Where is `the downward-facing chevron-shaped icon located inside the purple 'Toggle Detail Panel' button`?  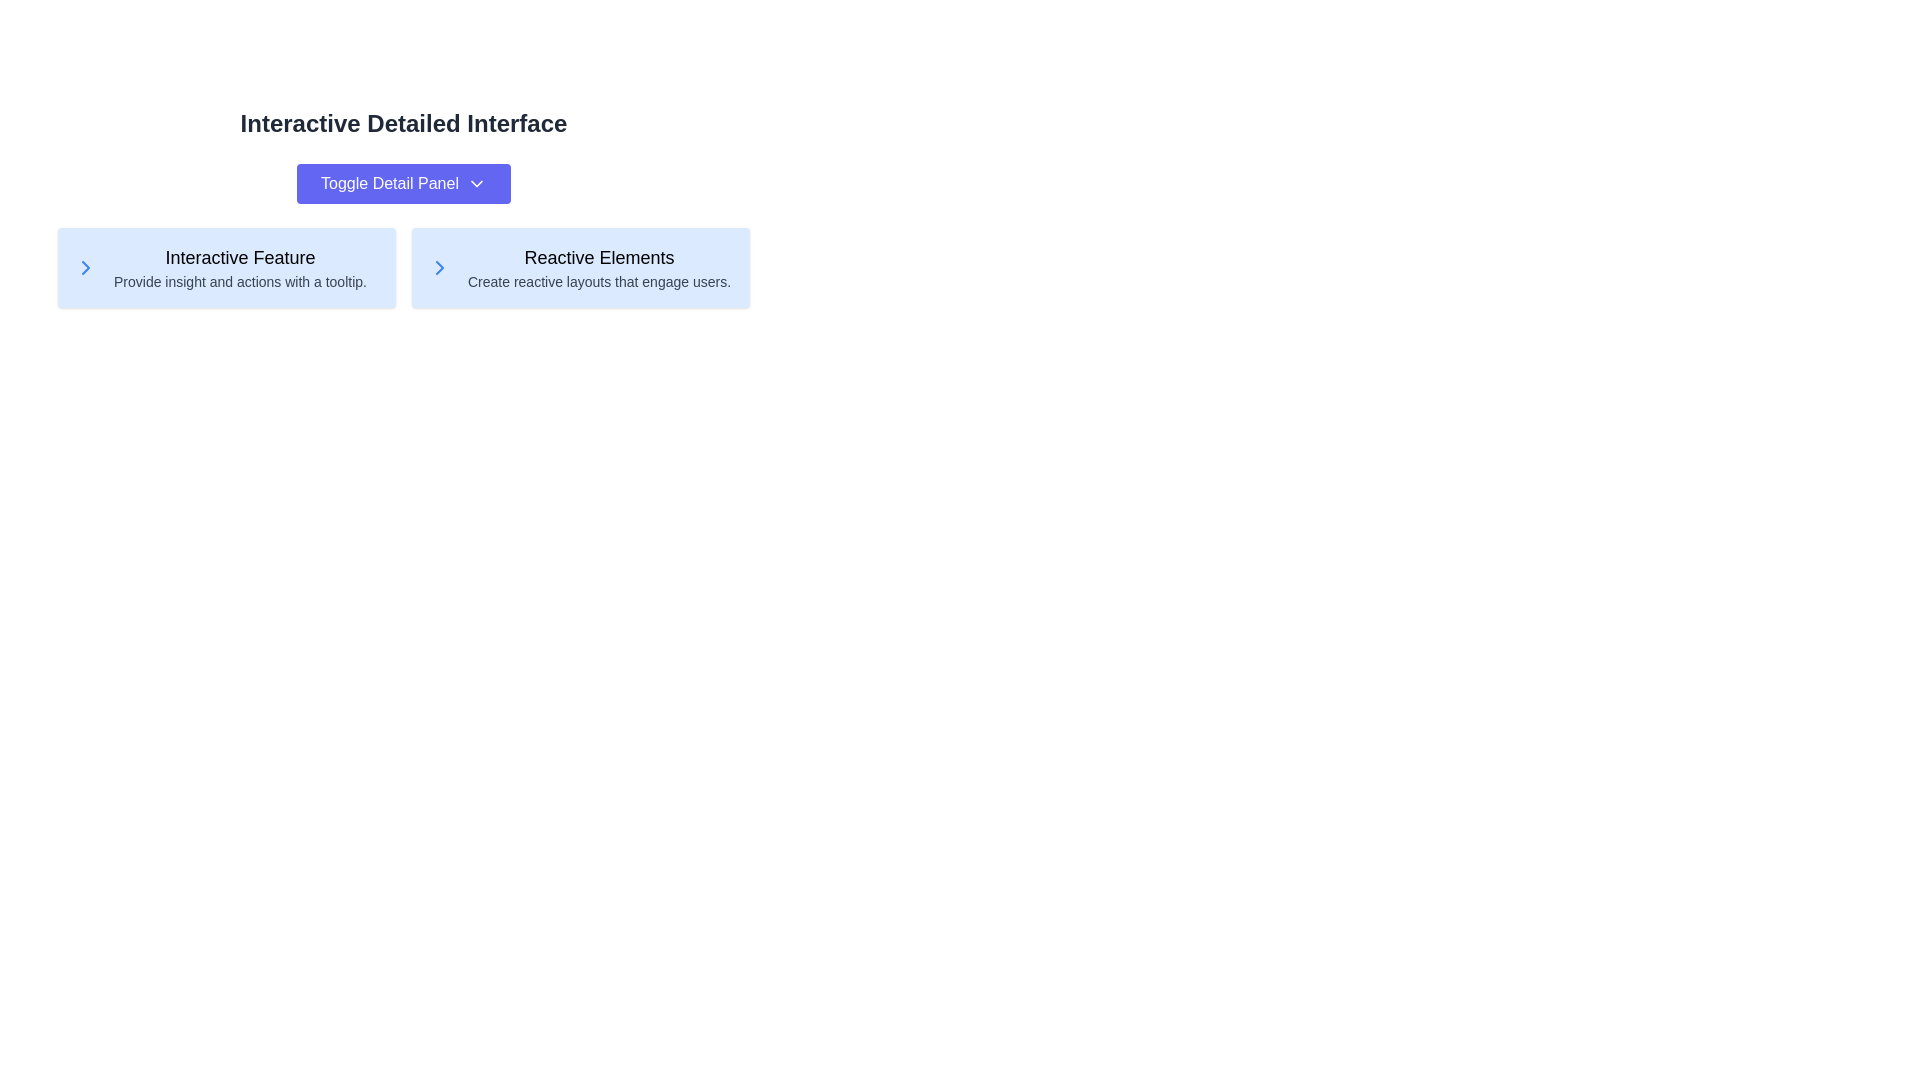
the downward-facing chevron-shaped icon located inside the purple 'Toggle Detail Panel' button is located at coordinates (475, 184).